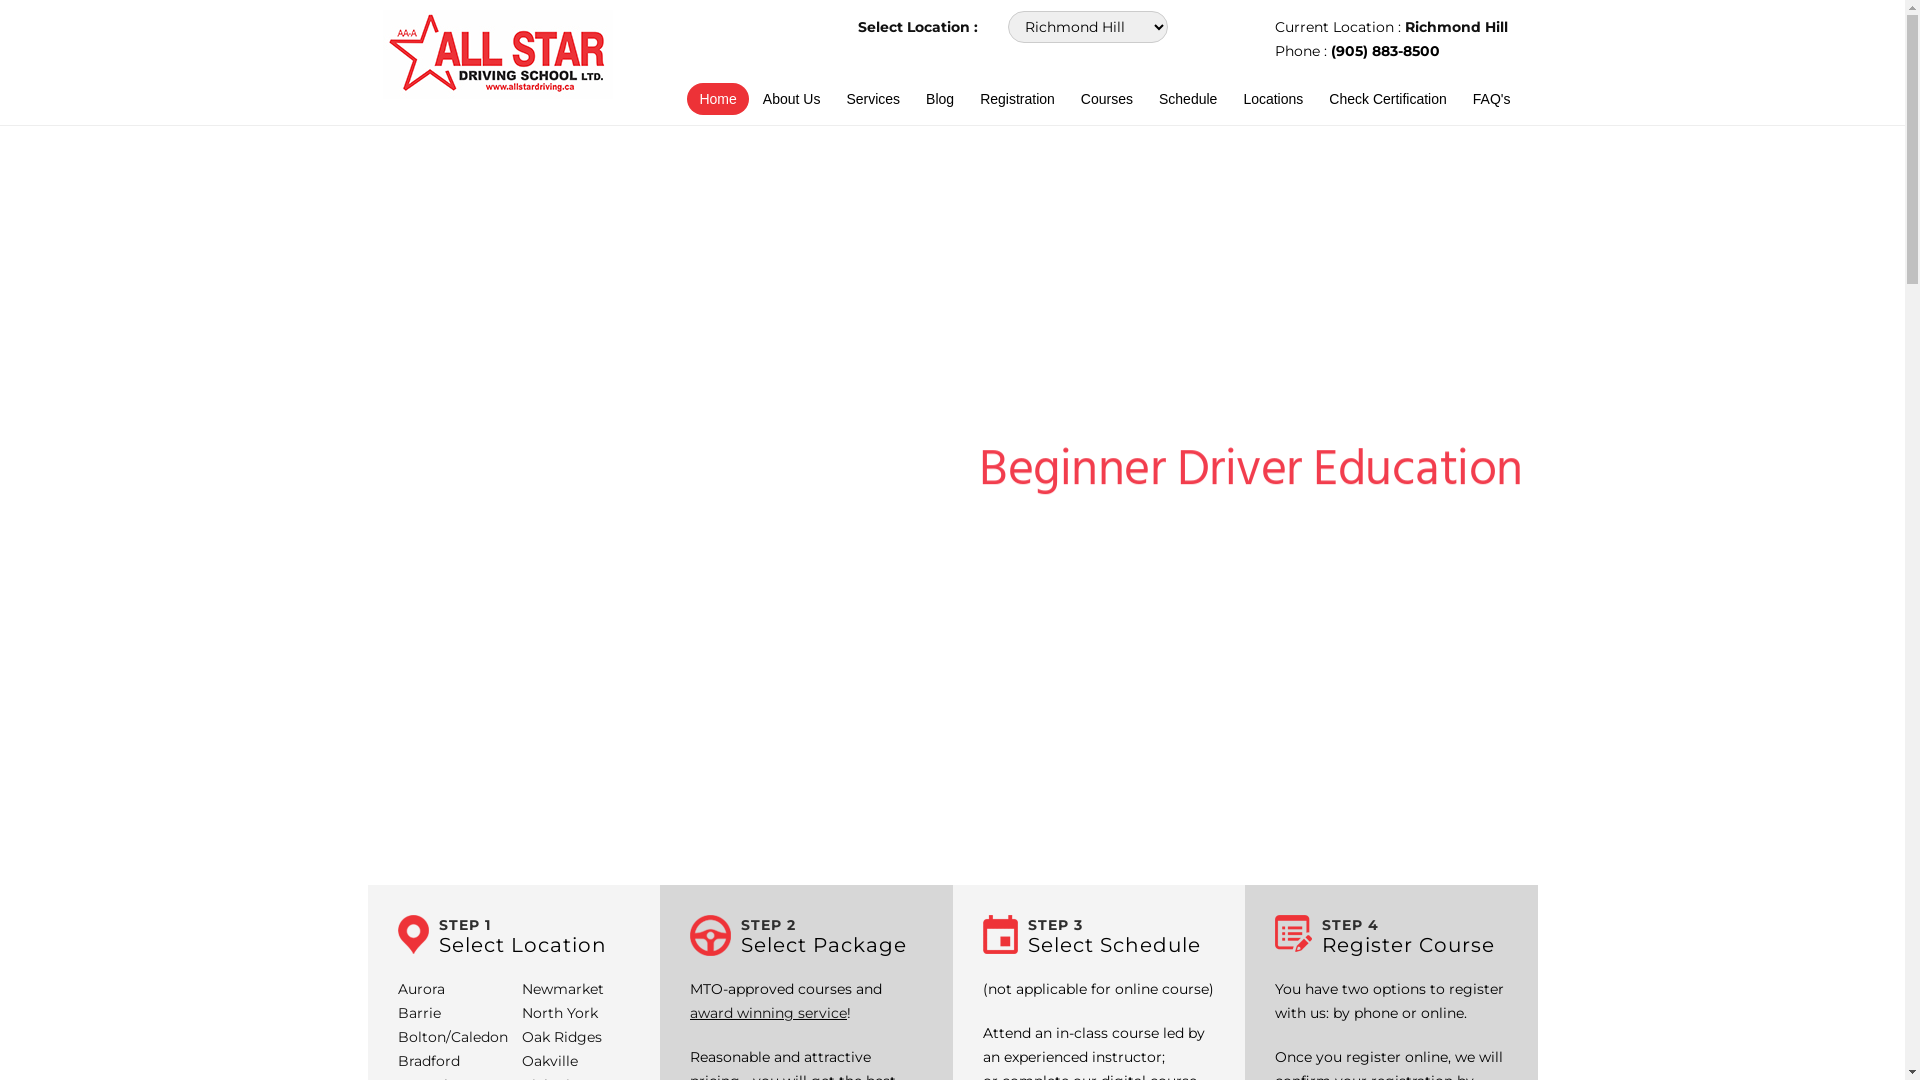 This screenshot has width=1920, height=1080. What do you see at coordinates (912, 99) in the screenshot?
I see `'Blog'` at bounding box center [912, 99].